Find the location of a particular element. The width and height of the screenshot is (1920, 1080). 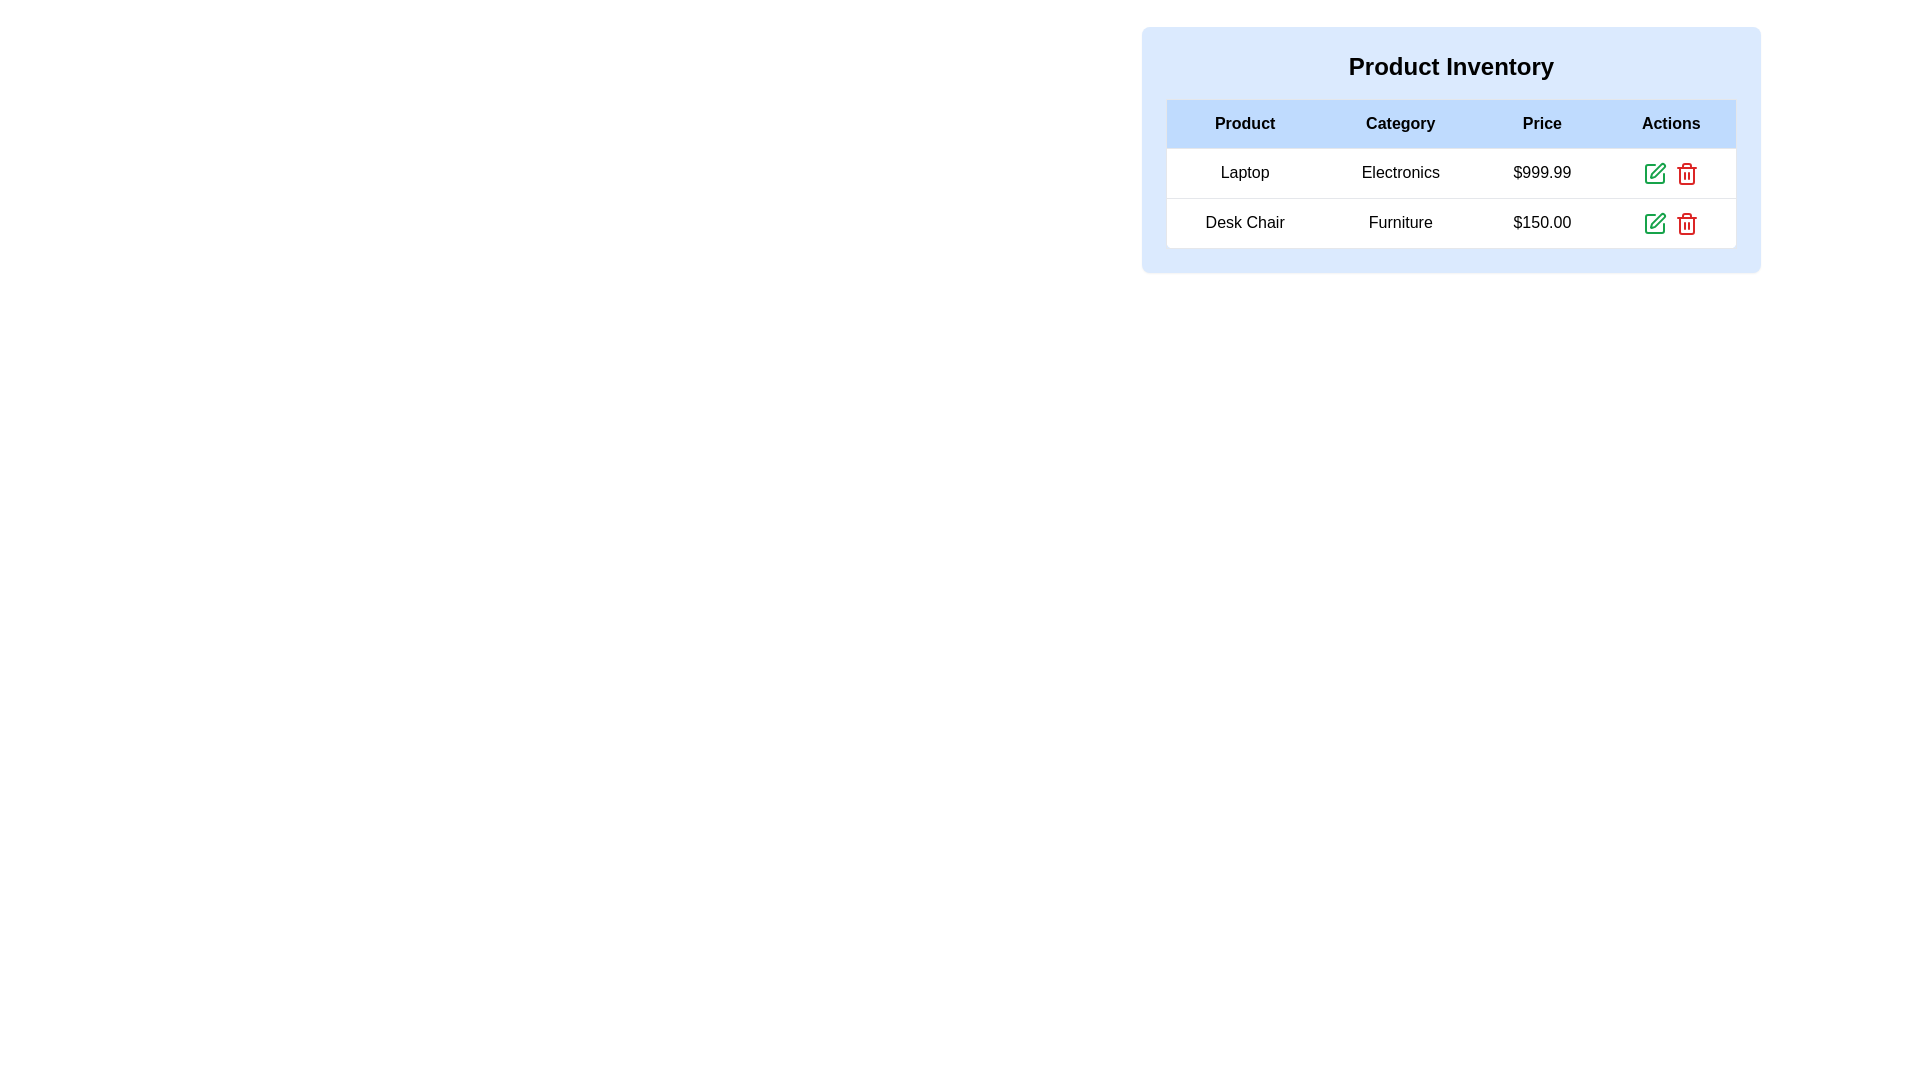

the static text element that reads 'Furniture' located in the second row of the table under the 'Category' column is located at coordinates (1399, 223).